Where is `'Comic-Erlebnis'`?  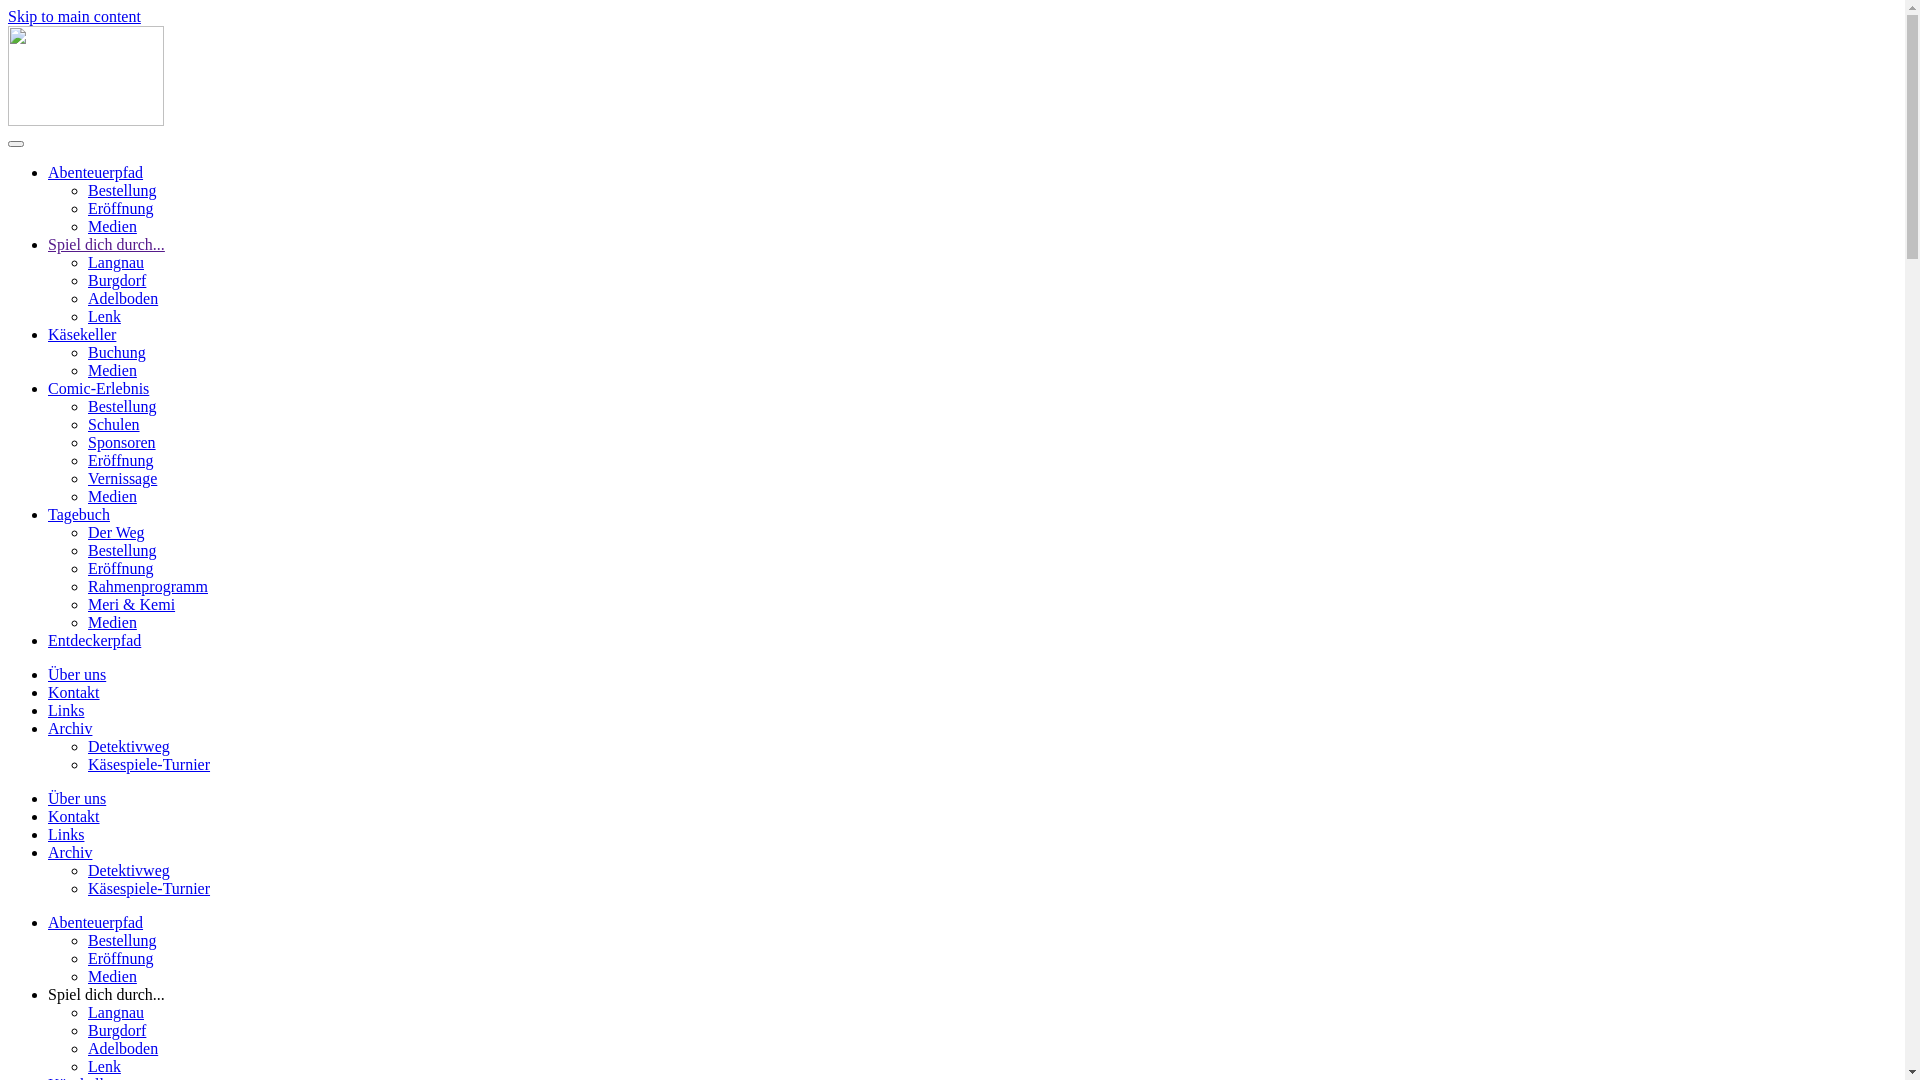
'Comic-Erlebnis' is located at coordinates (97, 388).